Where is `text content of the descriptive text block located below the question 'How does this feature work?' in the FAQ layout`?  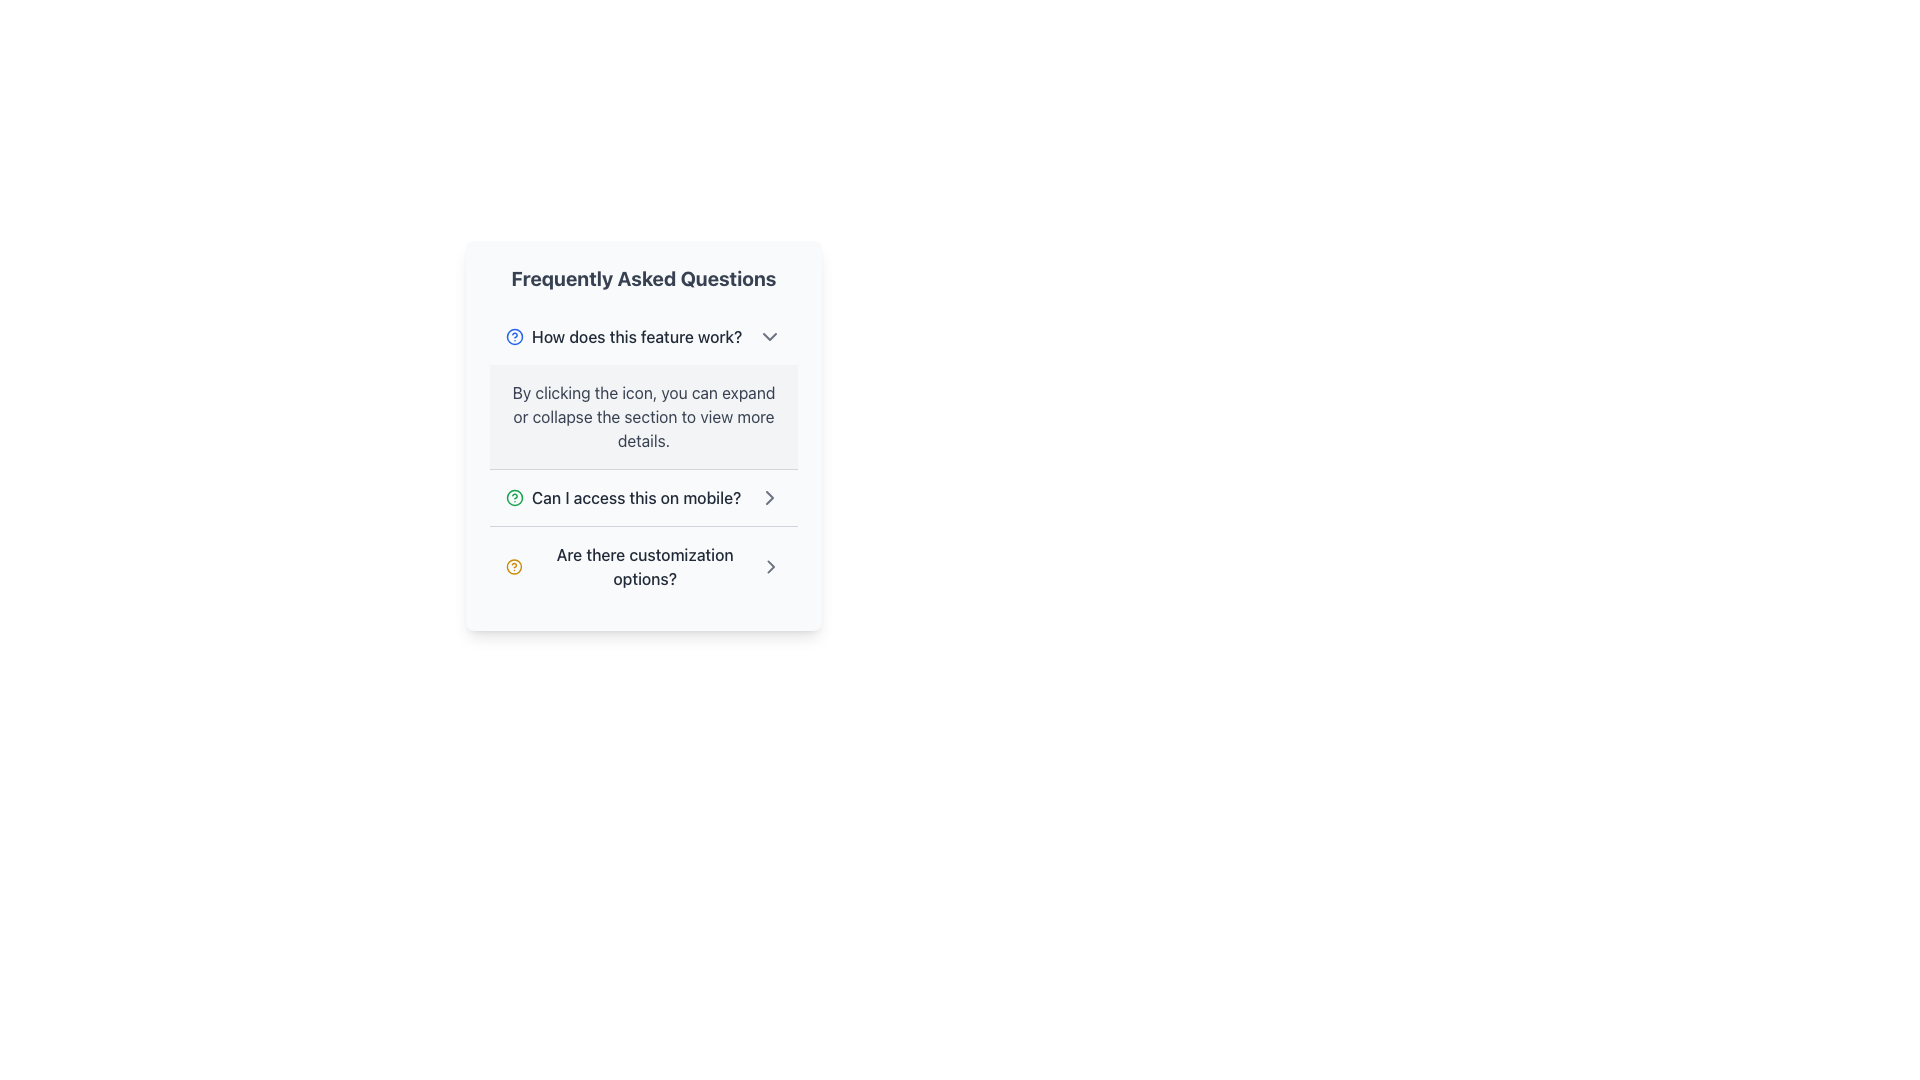 text content of the descriptive text block located below the question 'How does this feature work?' in the FAQ layout is located at coordinates (643, 415).